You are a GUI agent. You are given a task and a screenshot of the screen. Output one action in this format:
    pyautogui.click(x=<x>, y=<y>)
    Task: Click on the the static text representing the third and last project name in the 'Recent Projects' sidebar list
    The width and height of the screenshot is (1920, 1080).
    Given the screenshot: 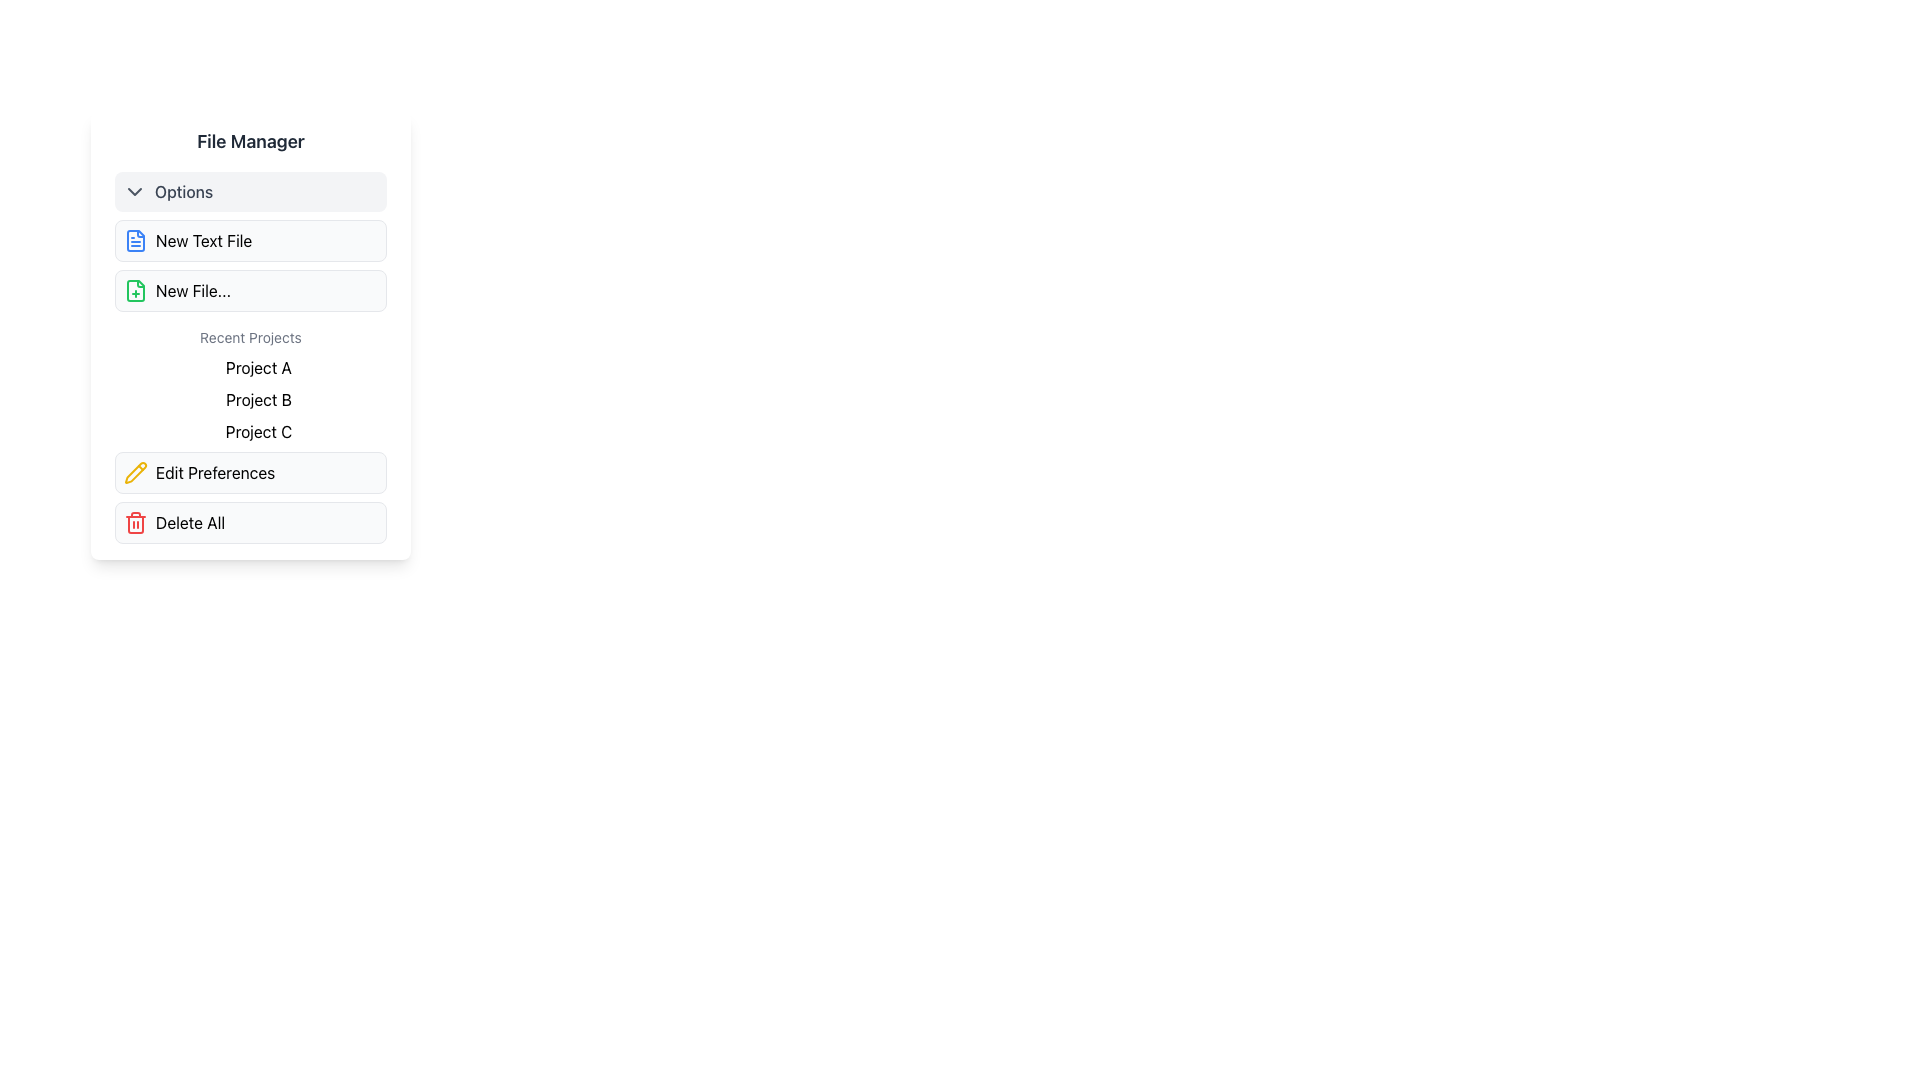 What is the action you would take?
    pyautogui.click(x=249, y=431)
    